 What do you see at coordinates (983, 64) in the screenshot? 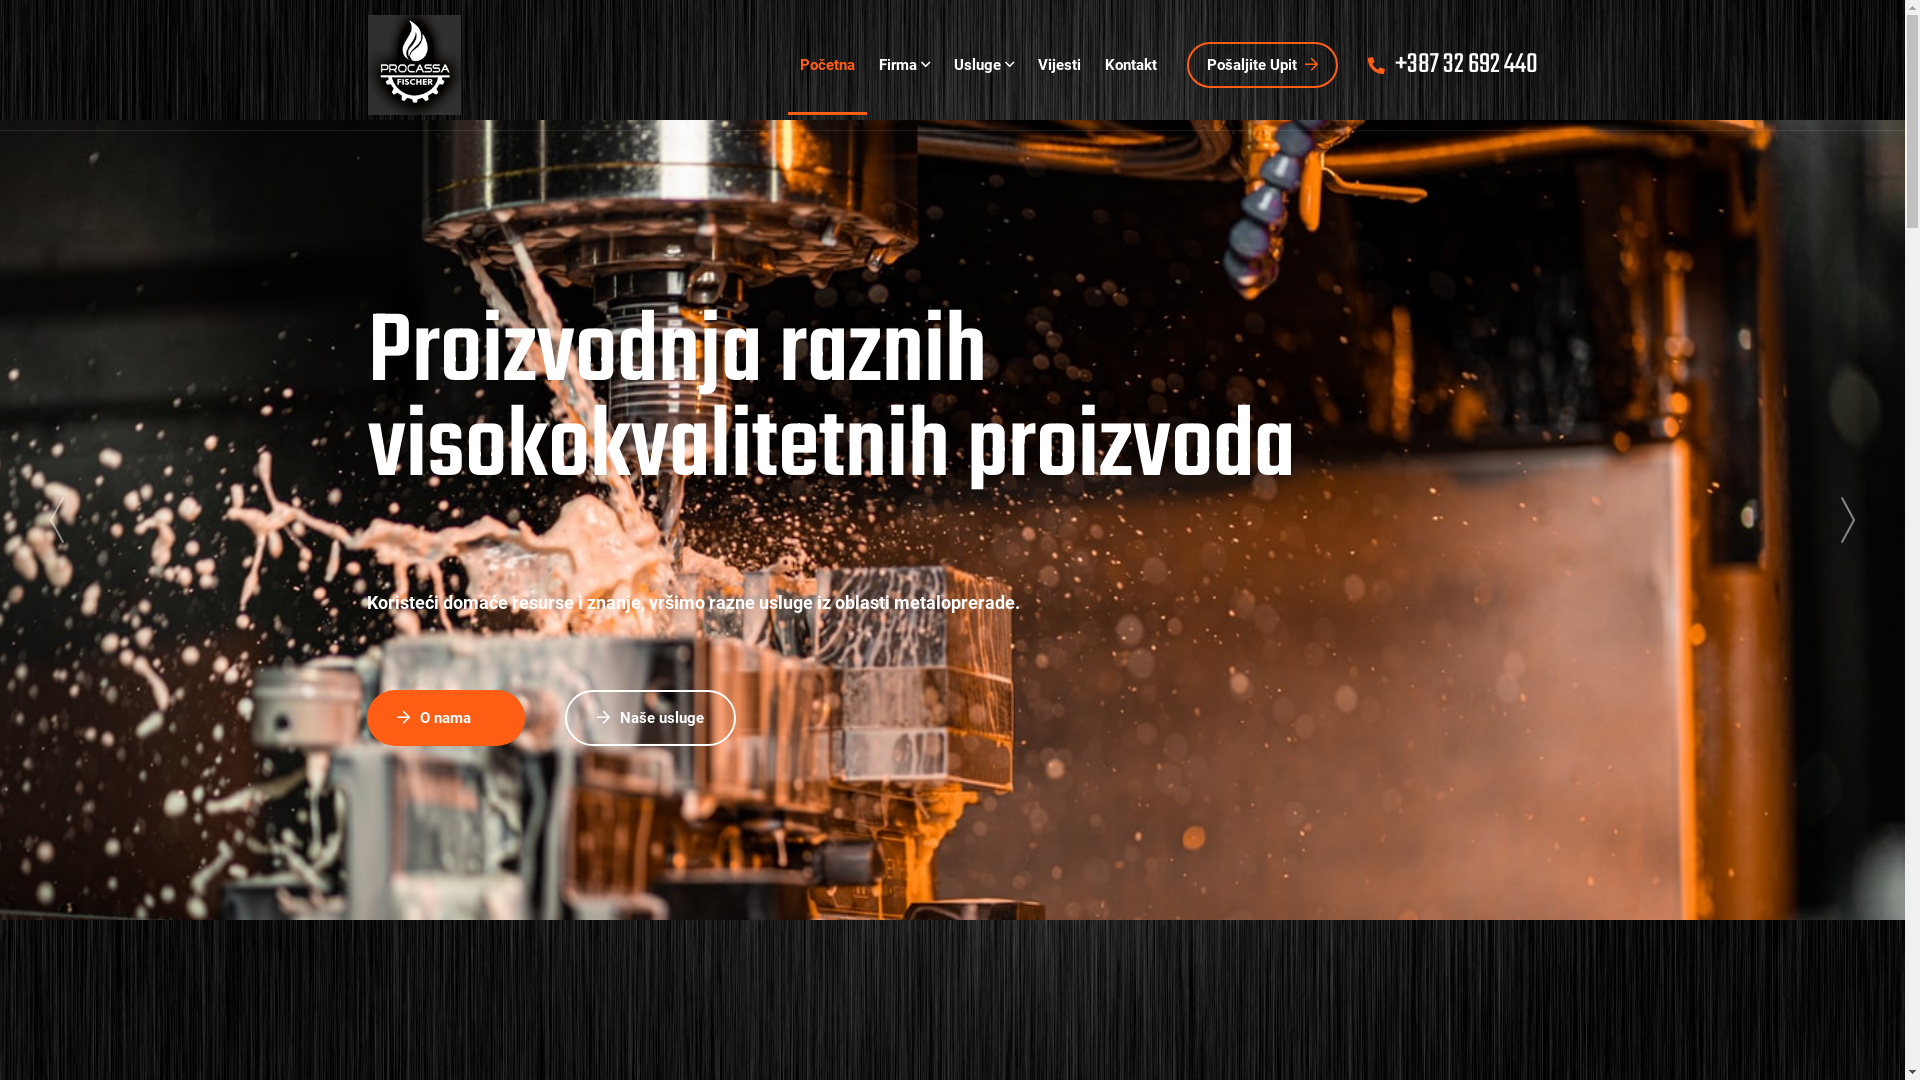
I see `'Usluge'` at bounding box center [983, 64].